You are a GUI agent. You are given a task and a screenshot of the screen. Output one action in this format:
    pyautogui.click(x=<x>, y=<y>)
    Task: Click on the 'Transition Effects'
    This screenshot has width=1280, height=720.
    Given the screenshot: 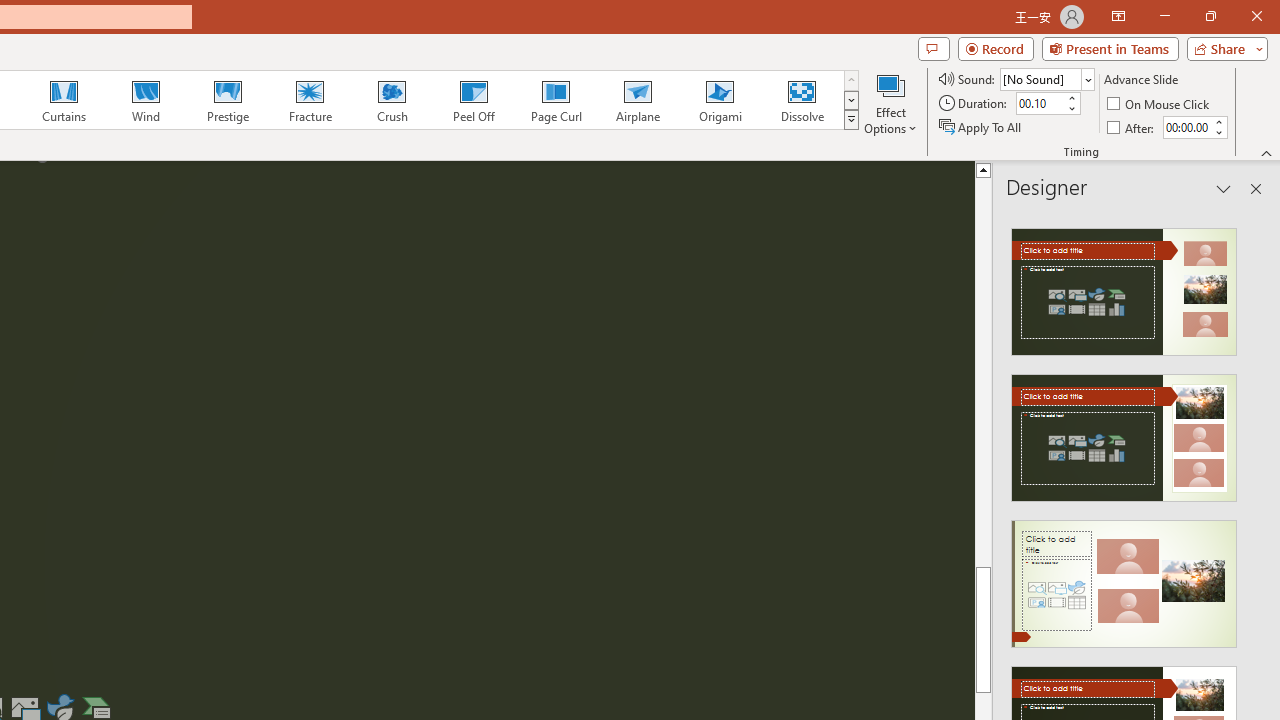 What is the action you would take?
    pyautogui.click(x=851, y=120)
    